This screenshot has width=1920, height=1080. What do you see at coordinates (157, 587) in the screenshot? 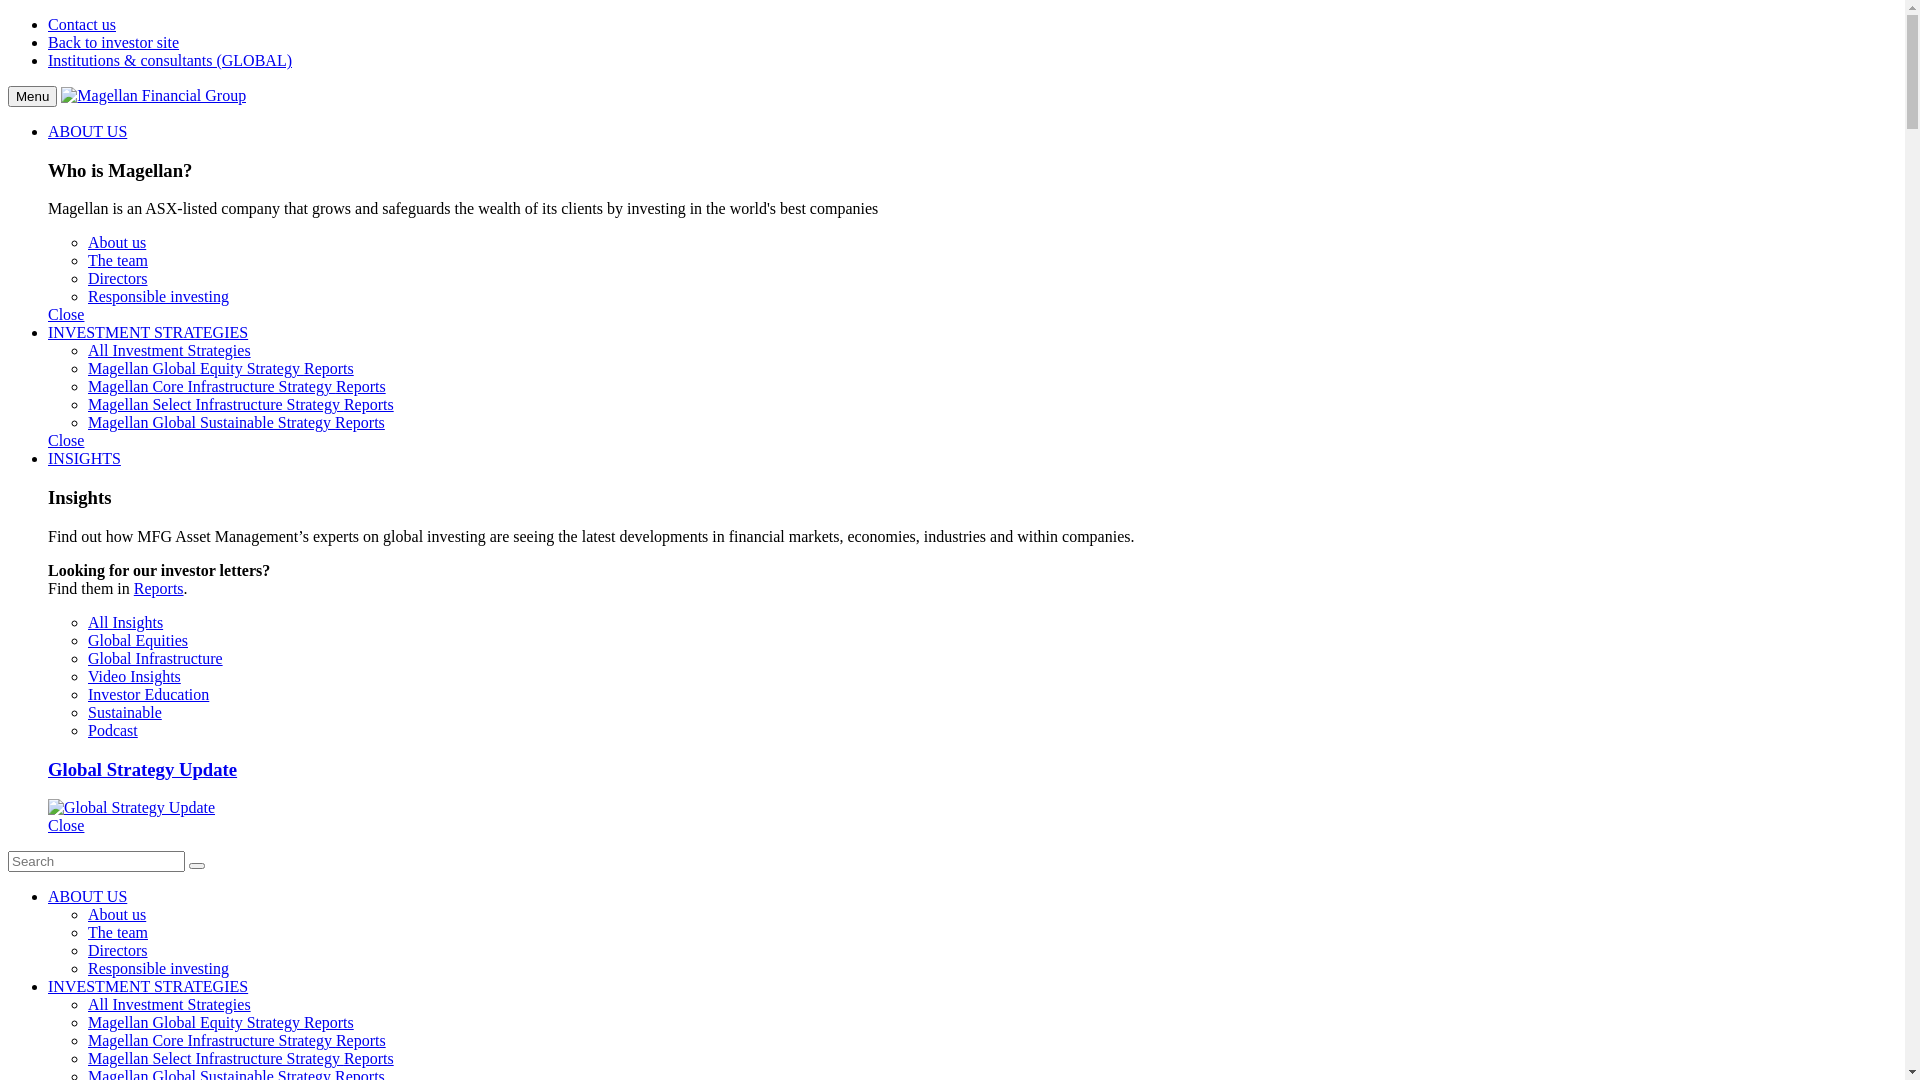
I see `'Reports'` at bounding box center [157, 587].